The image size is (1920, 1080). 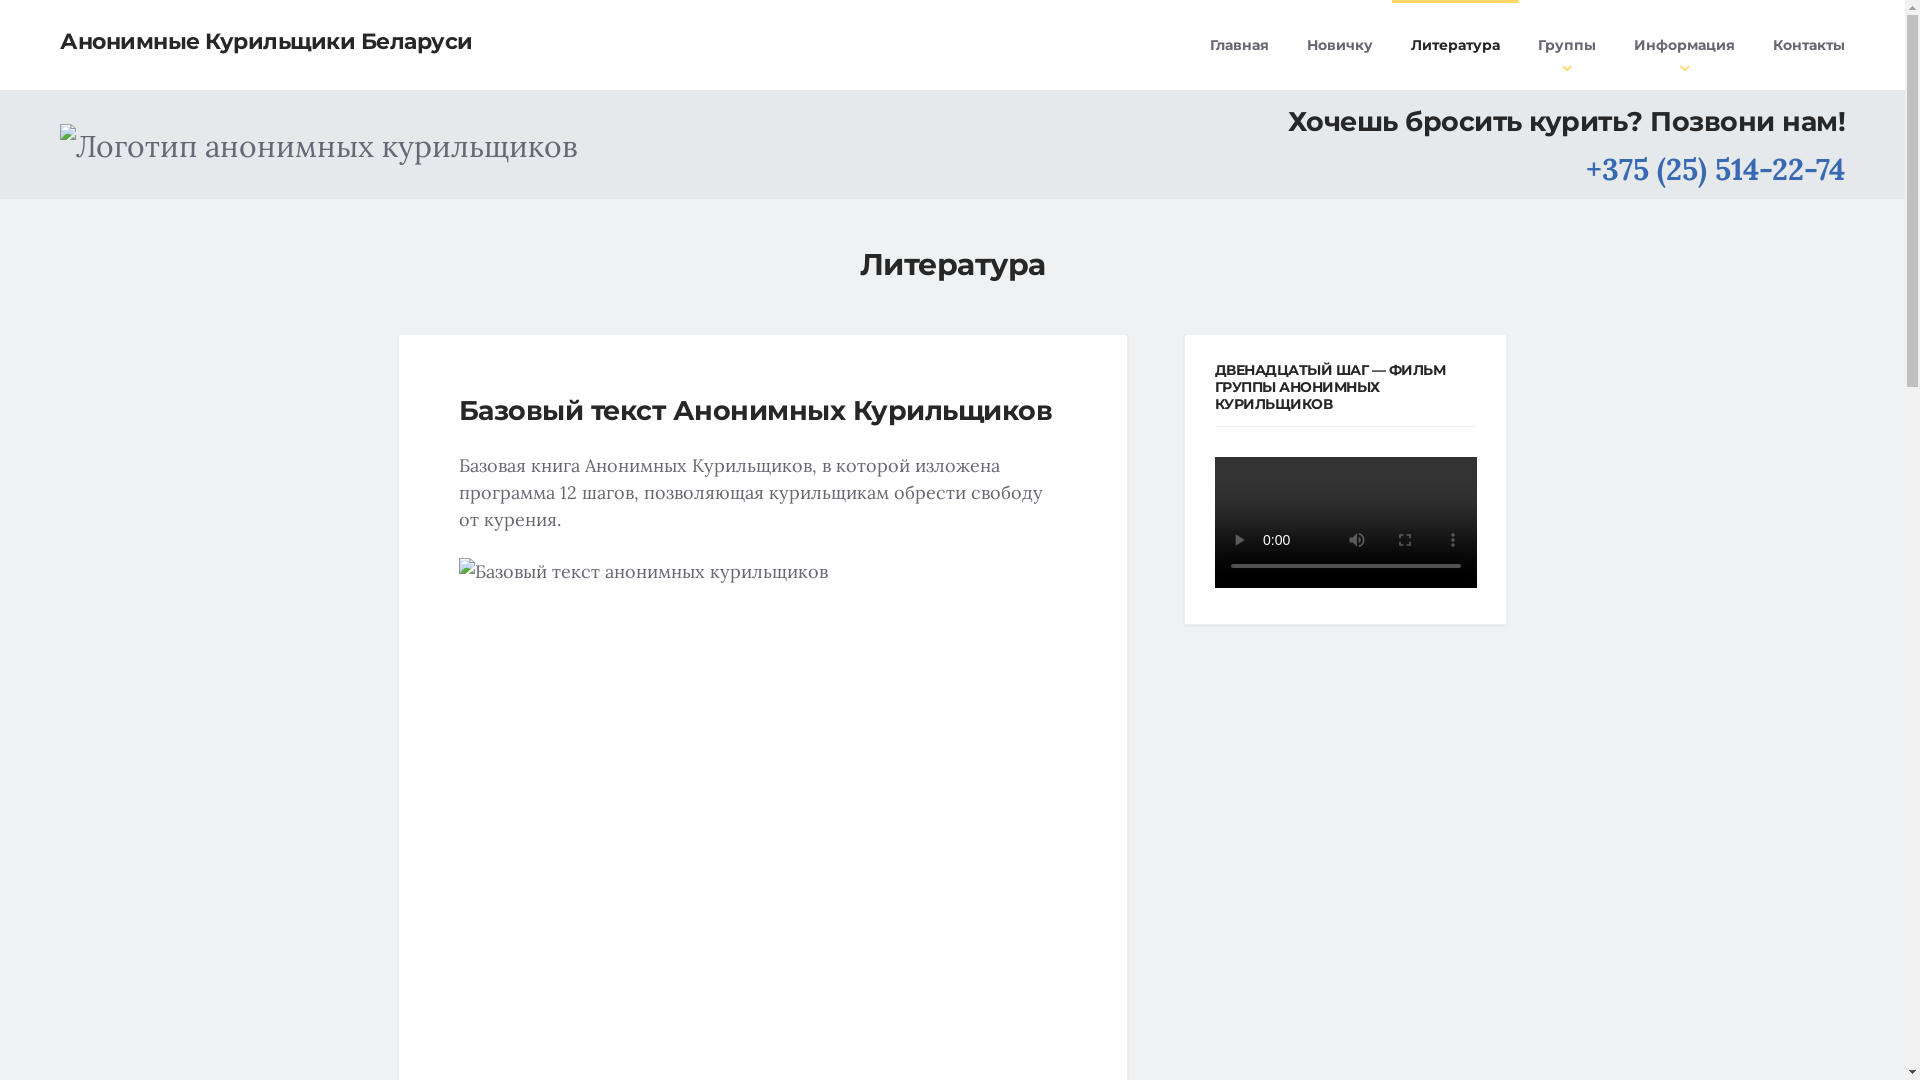 What do you see at coordinates (1714, 168) in the screenshot?
I see `'+375 (25) 514-22-74'` at bounding box center [1714, 168].